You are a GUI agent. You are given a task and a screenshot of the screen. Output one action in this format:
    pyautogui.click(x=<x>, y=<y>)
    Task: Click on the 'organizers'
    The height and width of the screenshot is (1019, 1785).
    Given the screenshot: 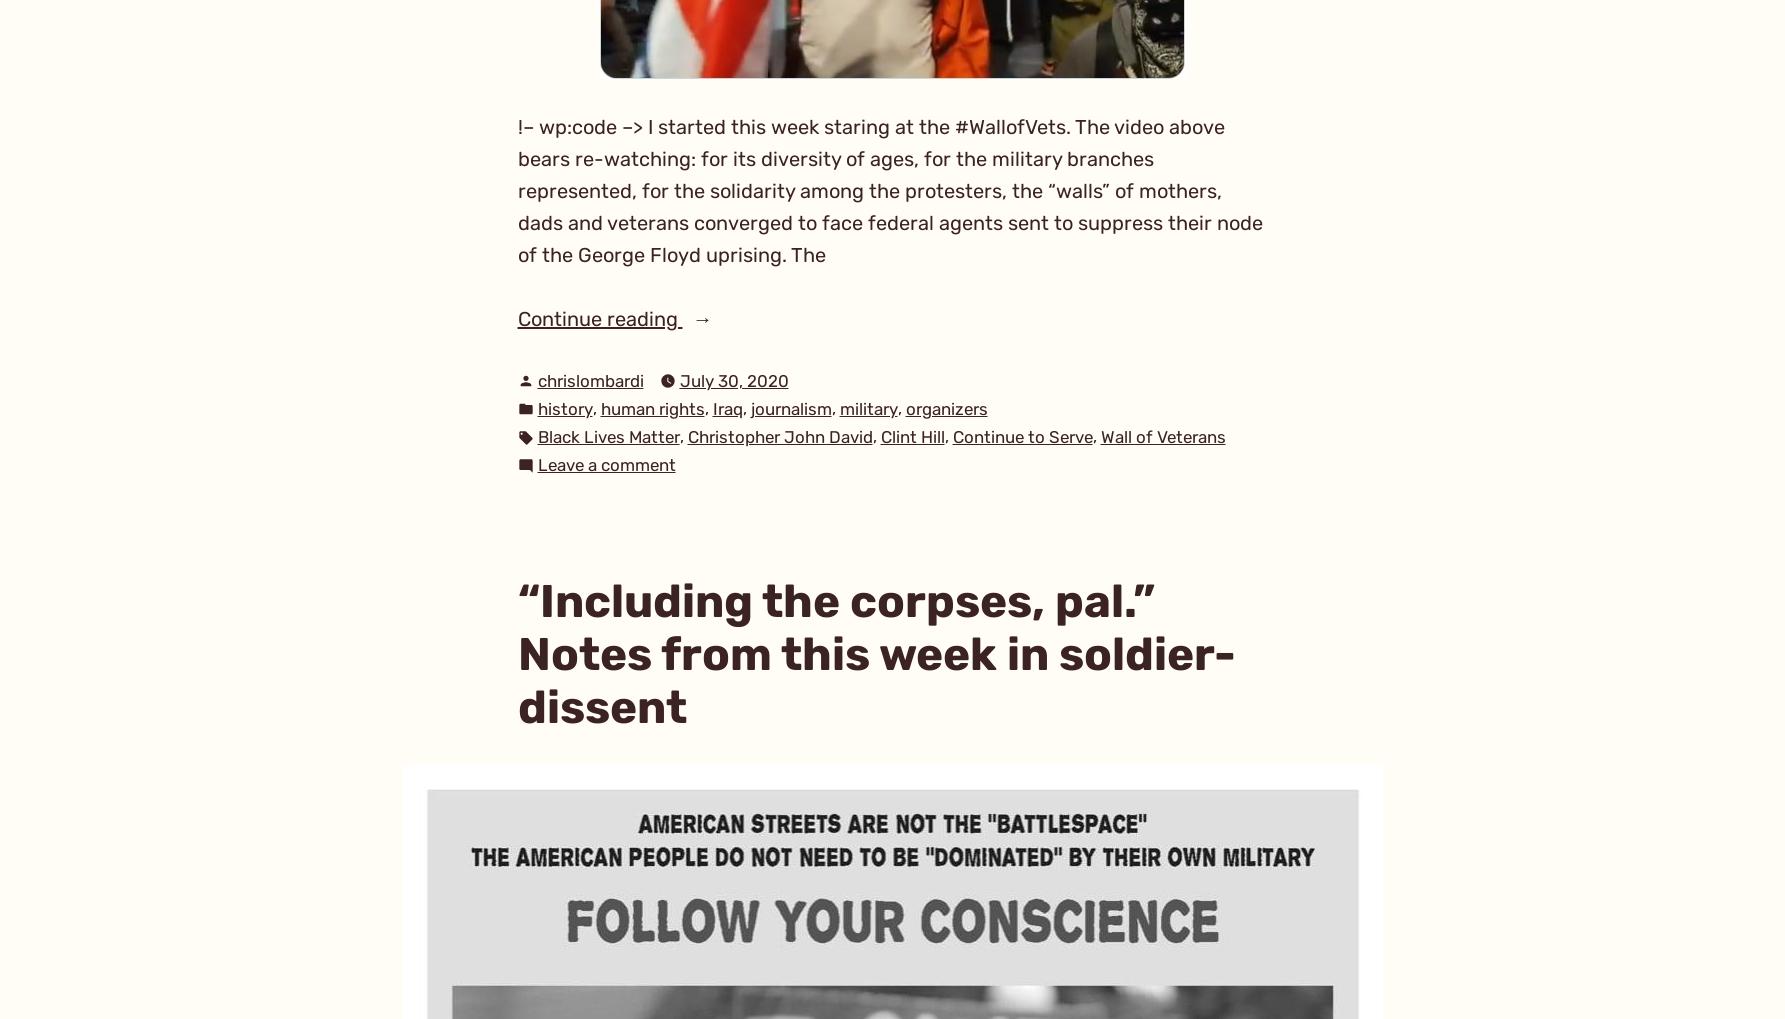 What is the action you would take?
    pyautogui.click(x=903, y=407)
    